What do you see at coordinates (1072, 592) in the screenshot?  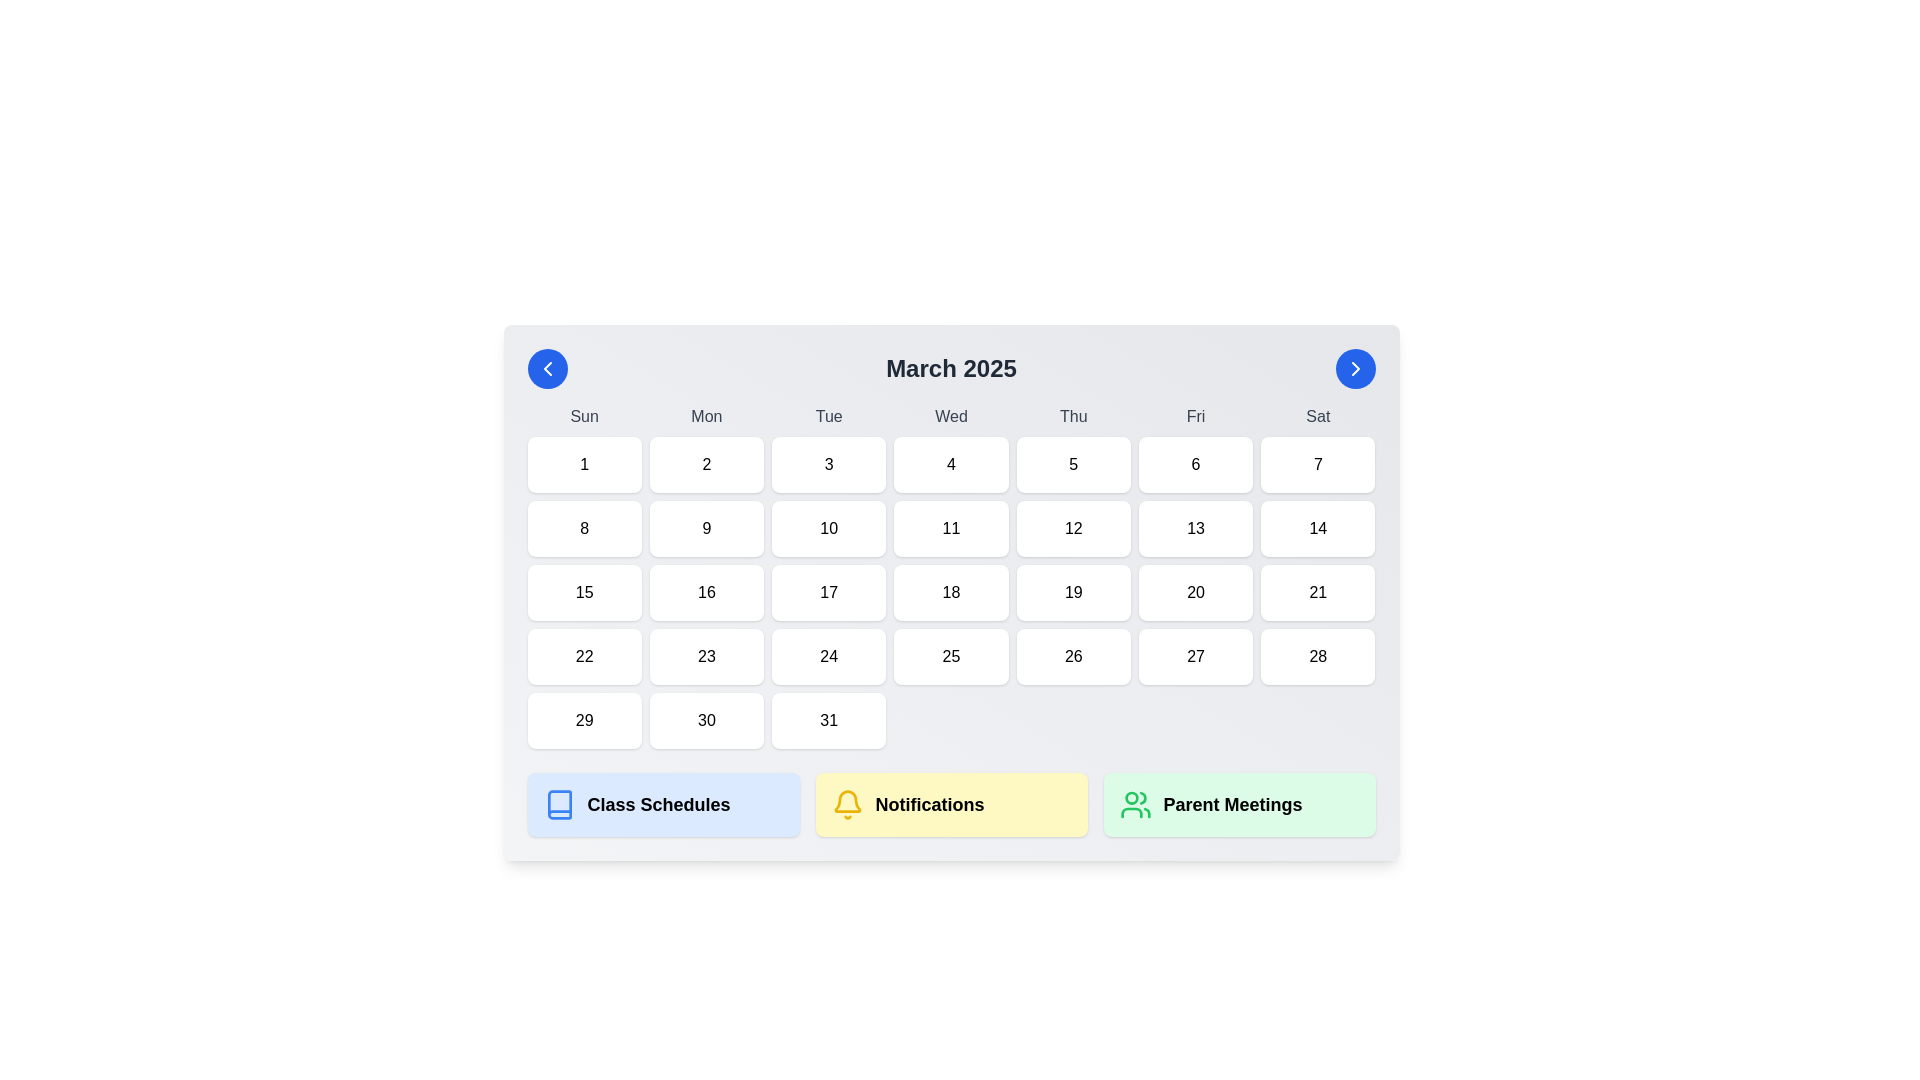 I see `the Calendar day cell located under the 'Thu' column in the fourth row of days` at bounding box center [1072, 592].